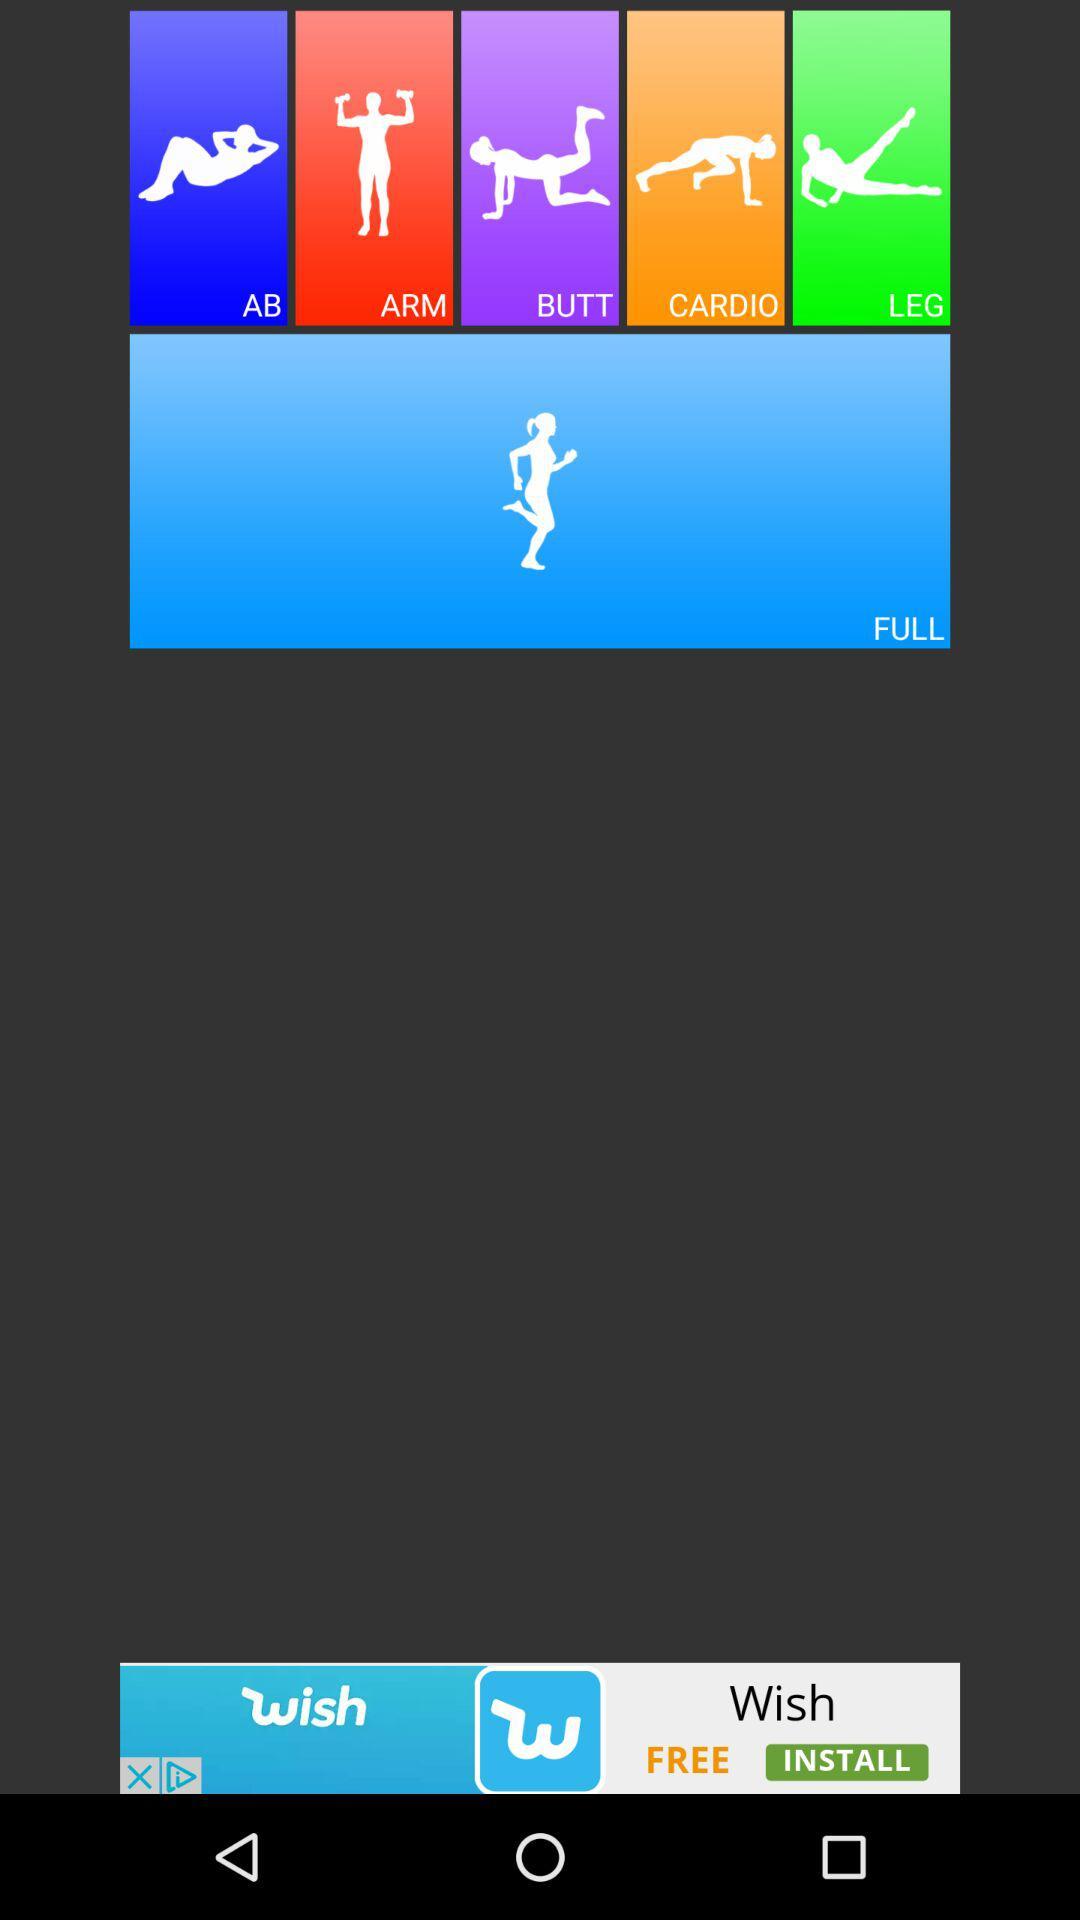 Image resolution: width=1080 pixels, height=1920 pixels. I want to click on sponsor advertisement for wish, so click(540, 1727).